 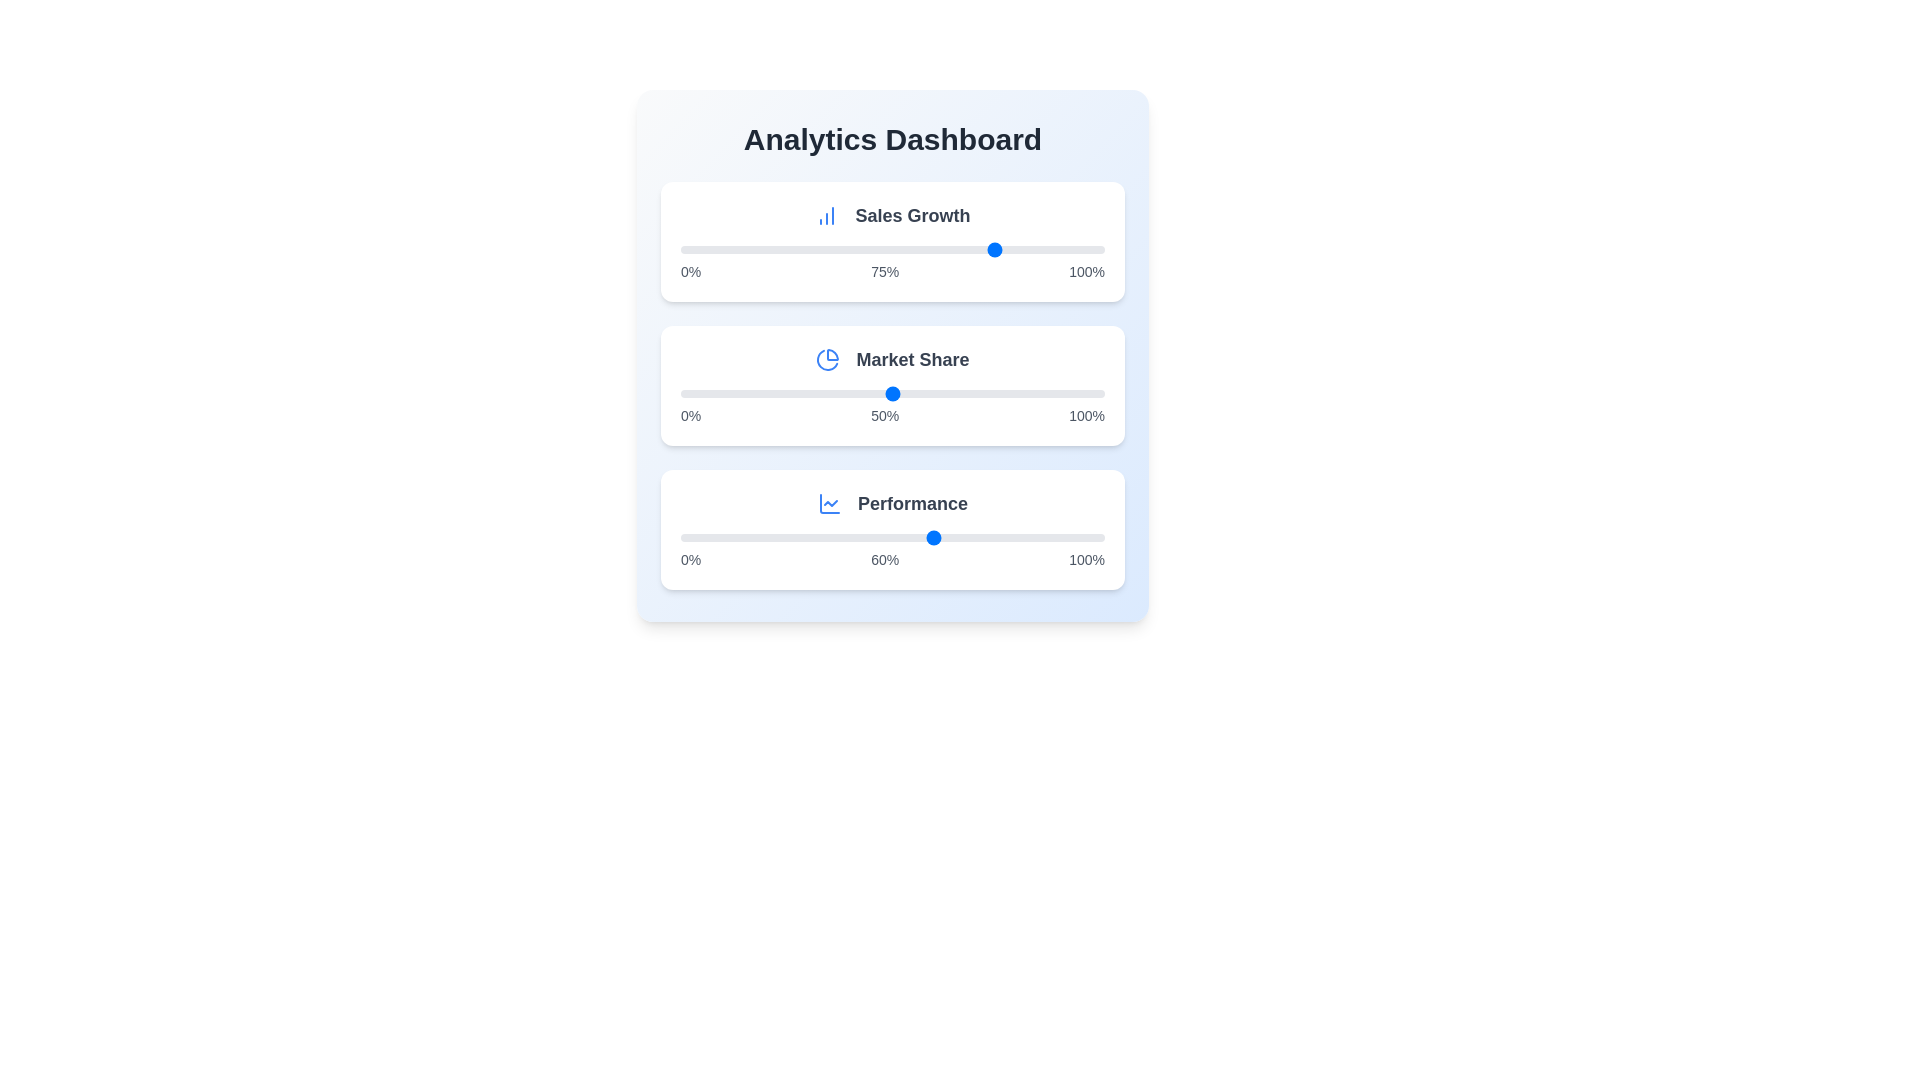 I want to click on the slider for 'Market Share' to set its value to 56, so click(x=917, y=393).